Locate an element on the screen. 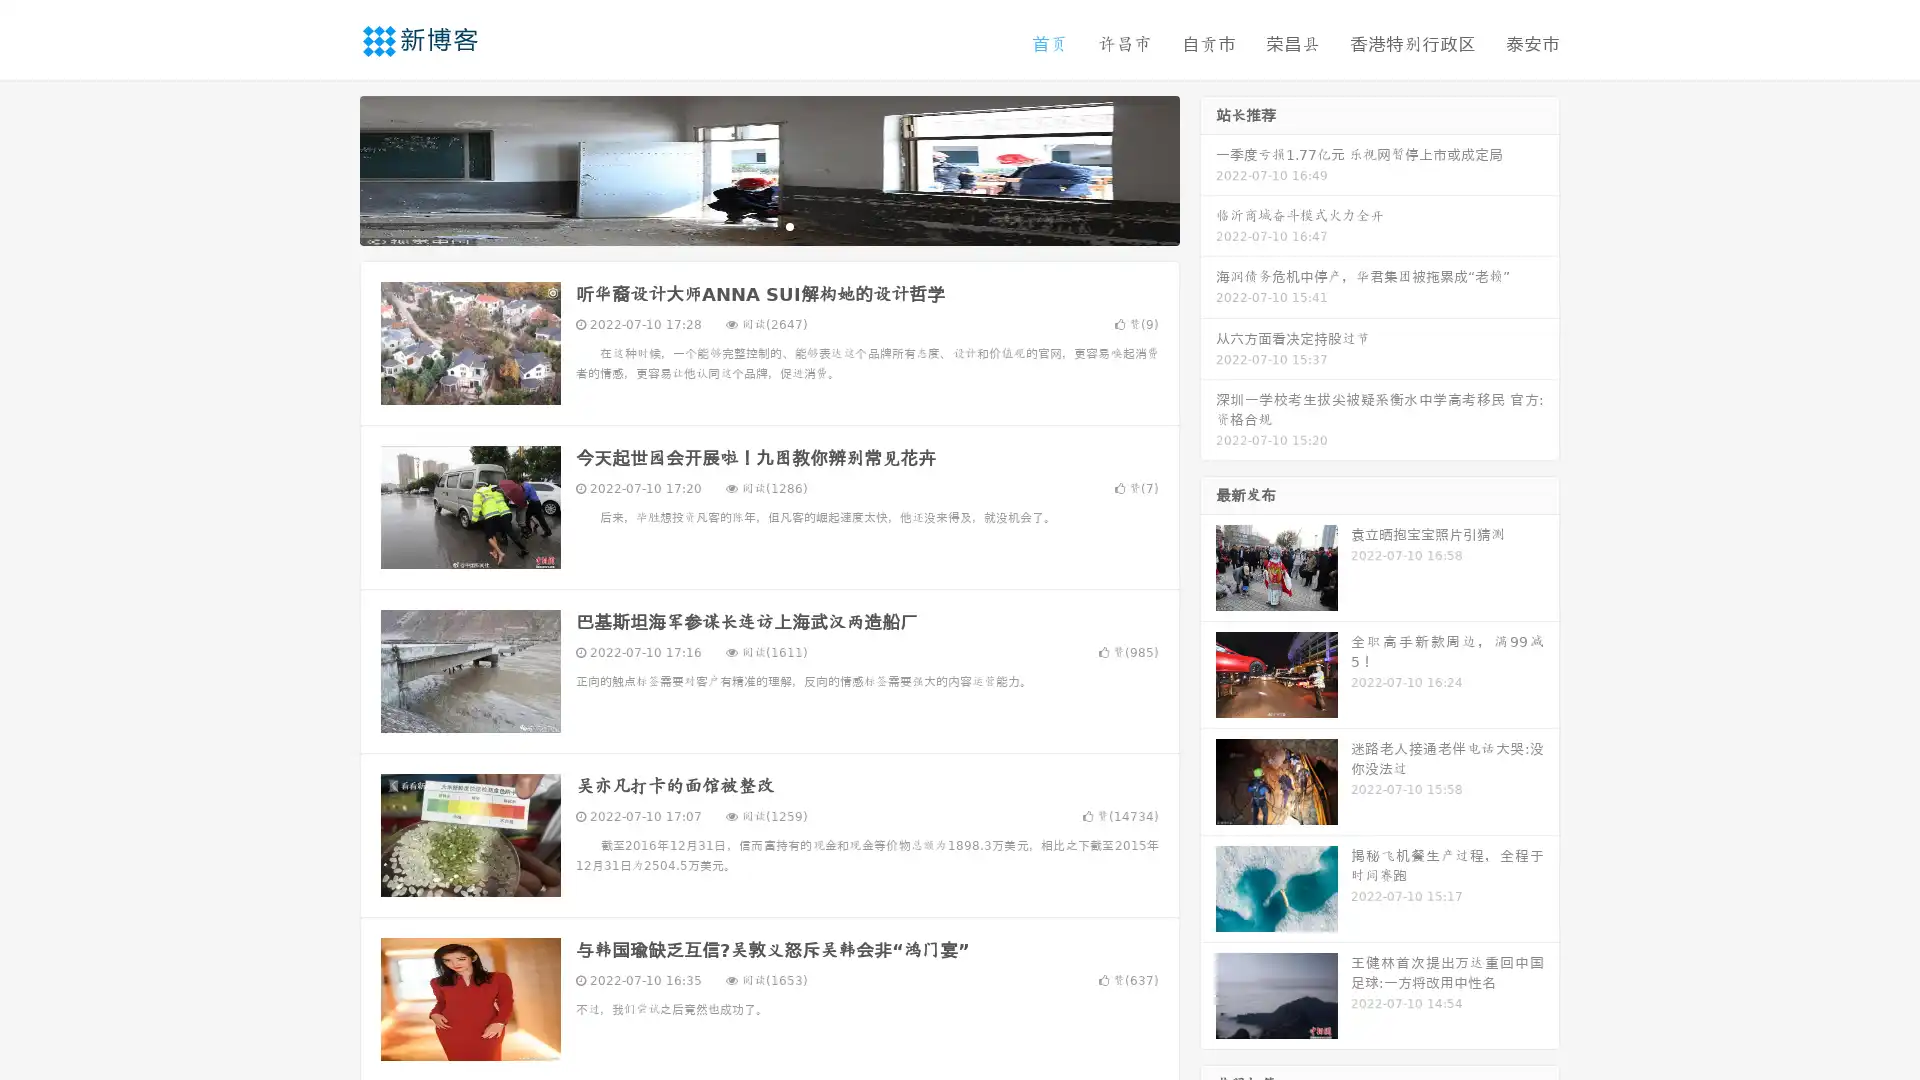  Go to slide 2 is located at coordinates (768, 225).